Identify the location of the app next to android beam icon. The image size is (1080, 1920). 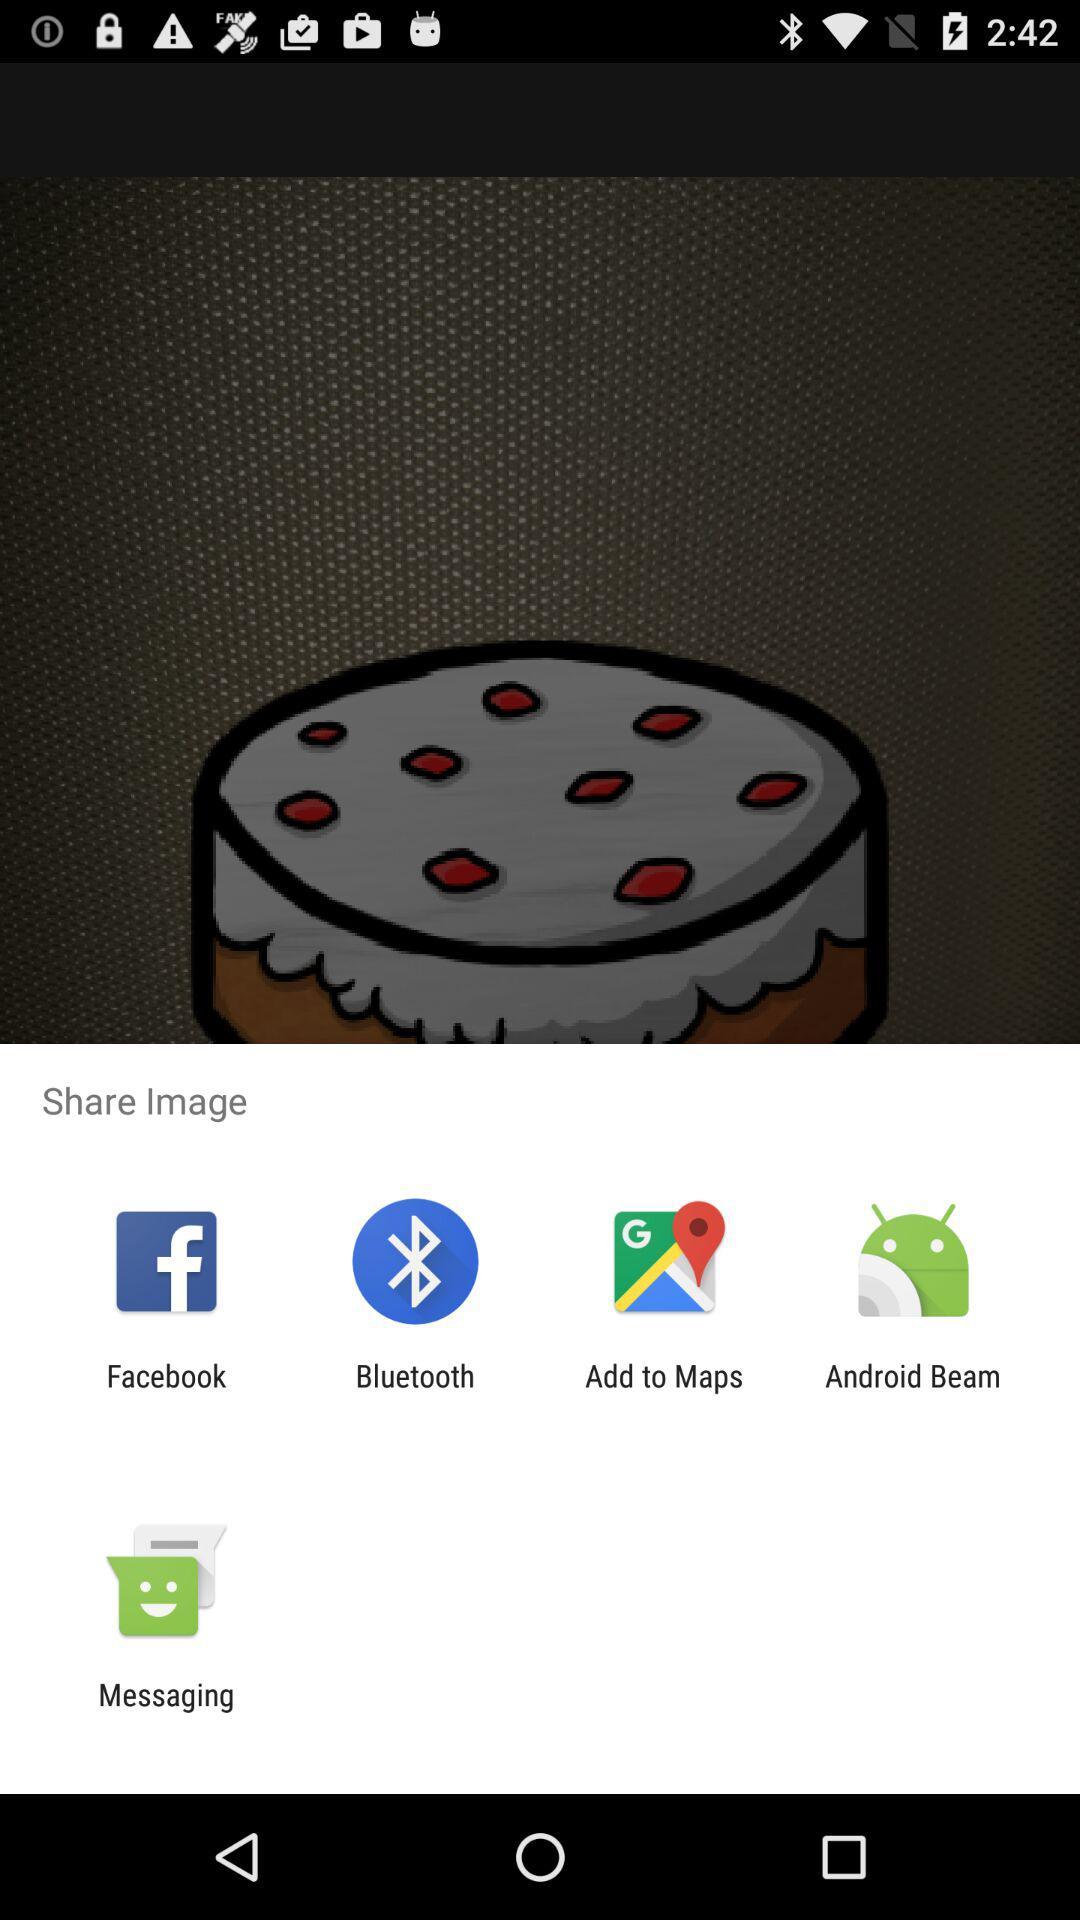
(664, 1392).